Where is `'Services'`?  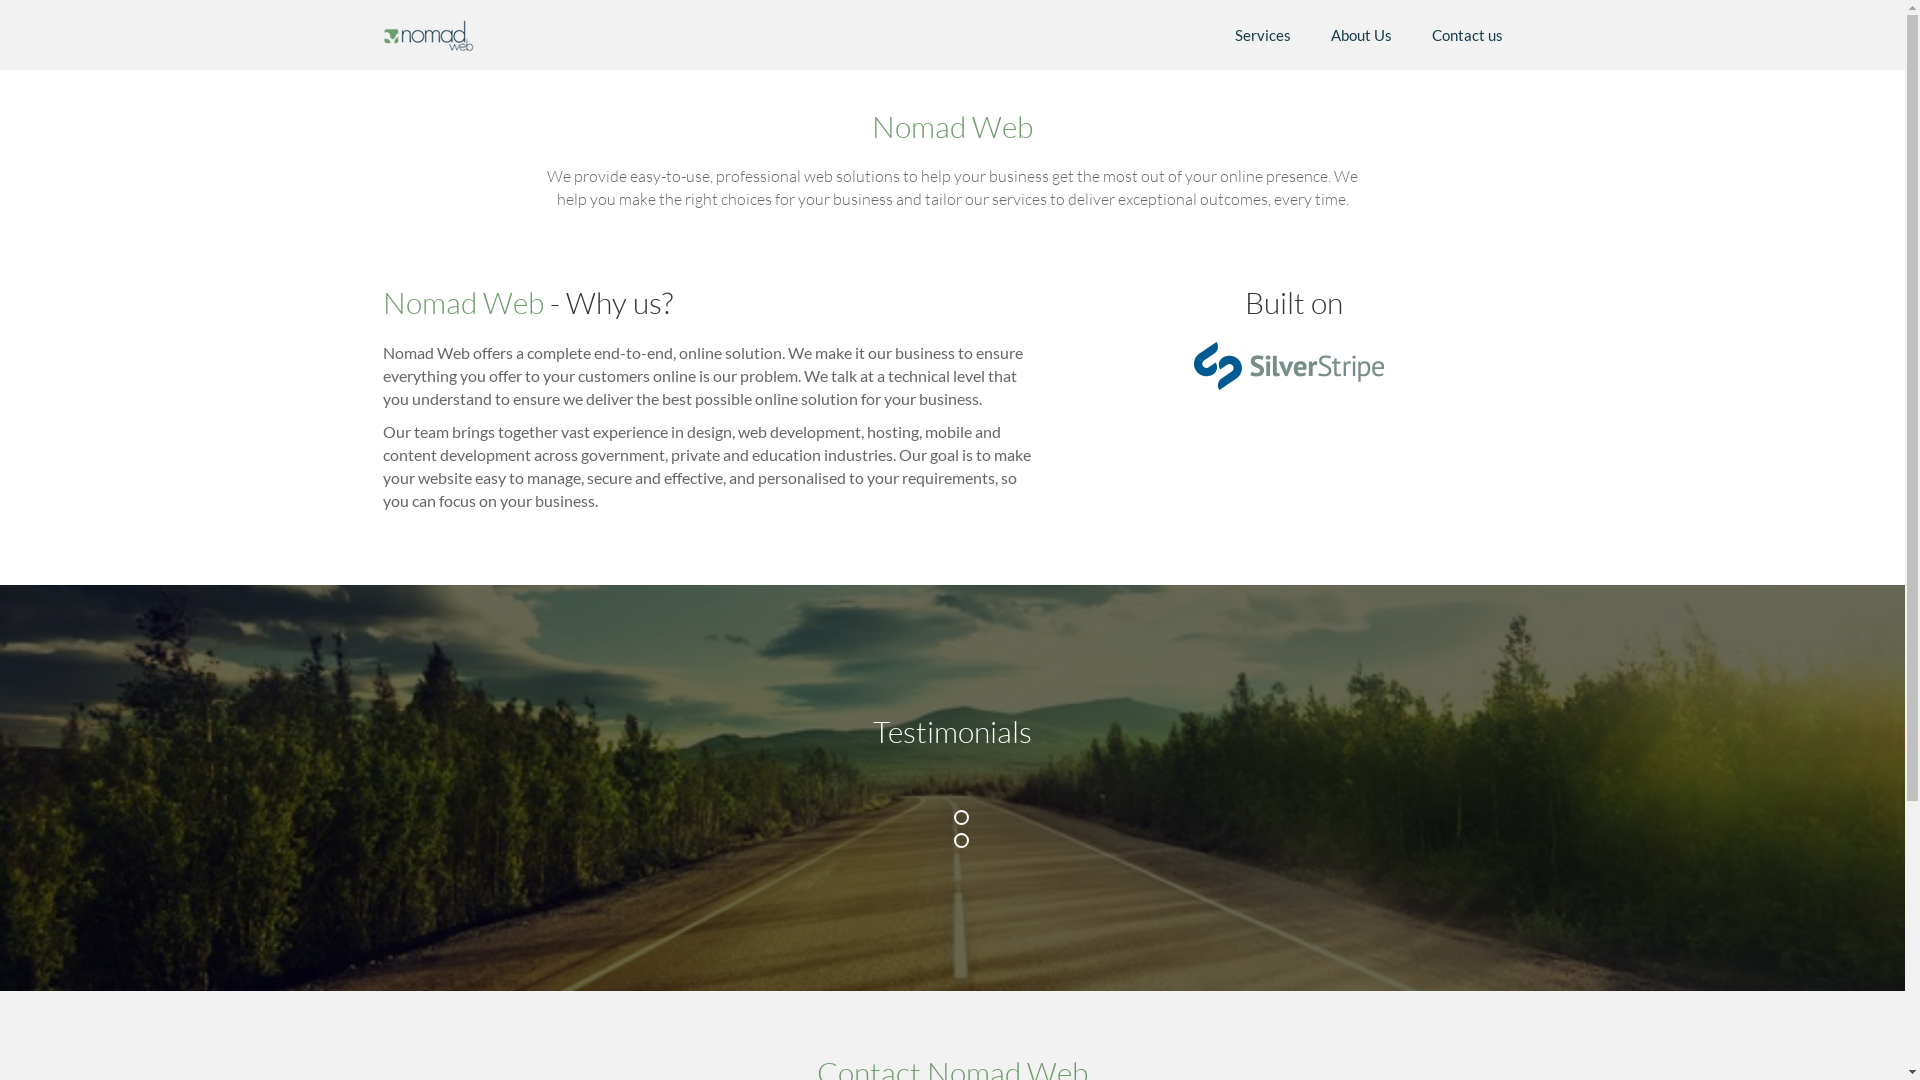
'Services' is located at coordinates (1213, 34).